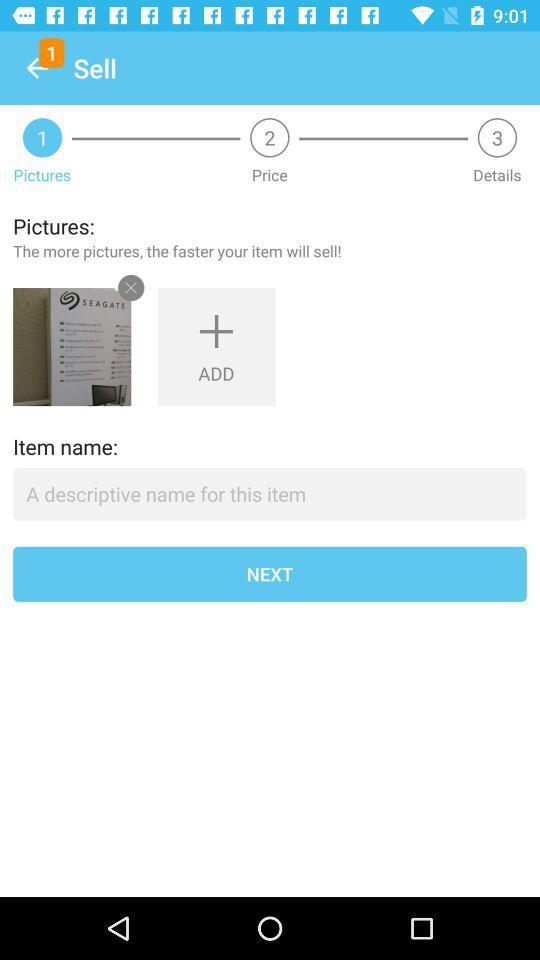  What do you see at coordinates (270, 493) in the screenshot?
I see `item search` at bounding box center [270, 493].